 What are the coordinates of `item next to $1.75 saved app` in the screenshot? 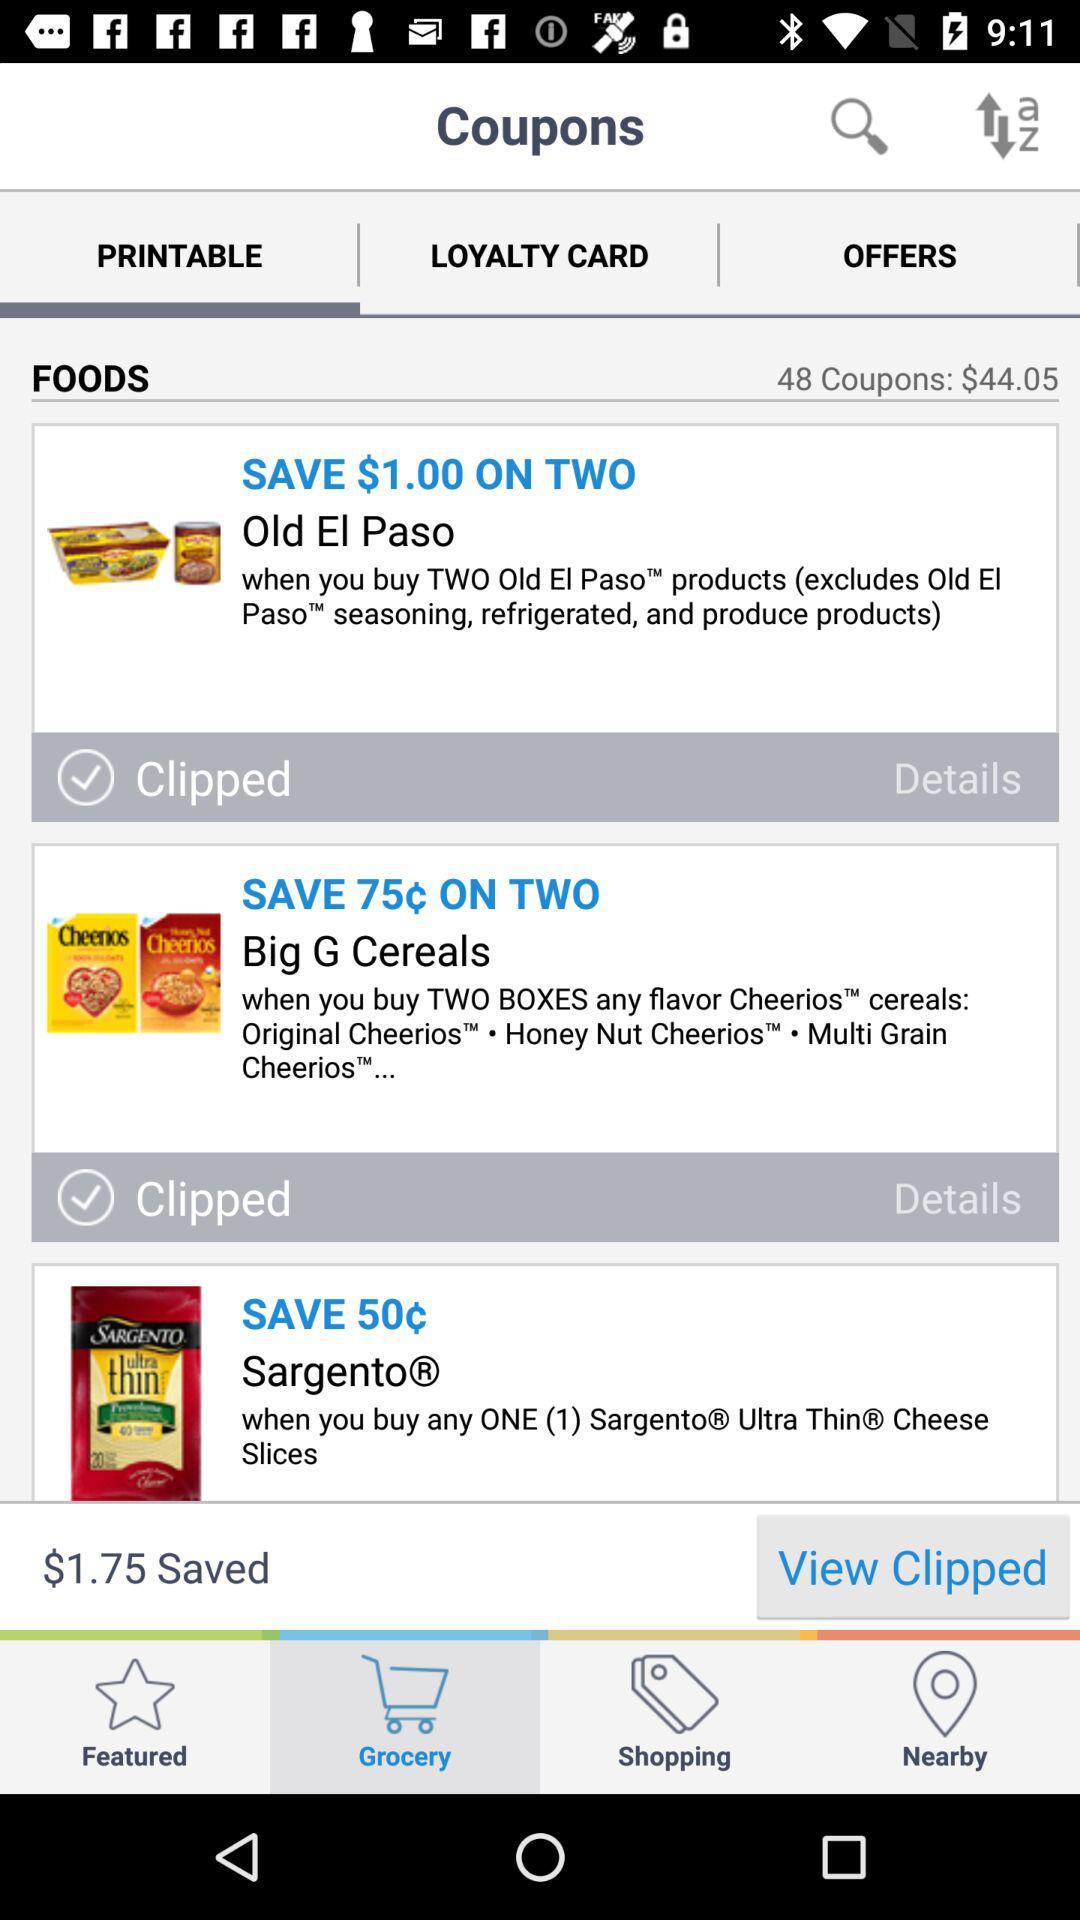 It's located at (913, 1565).